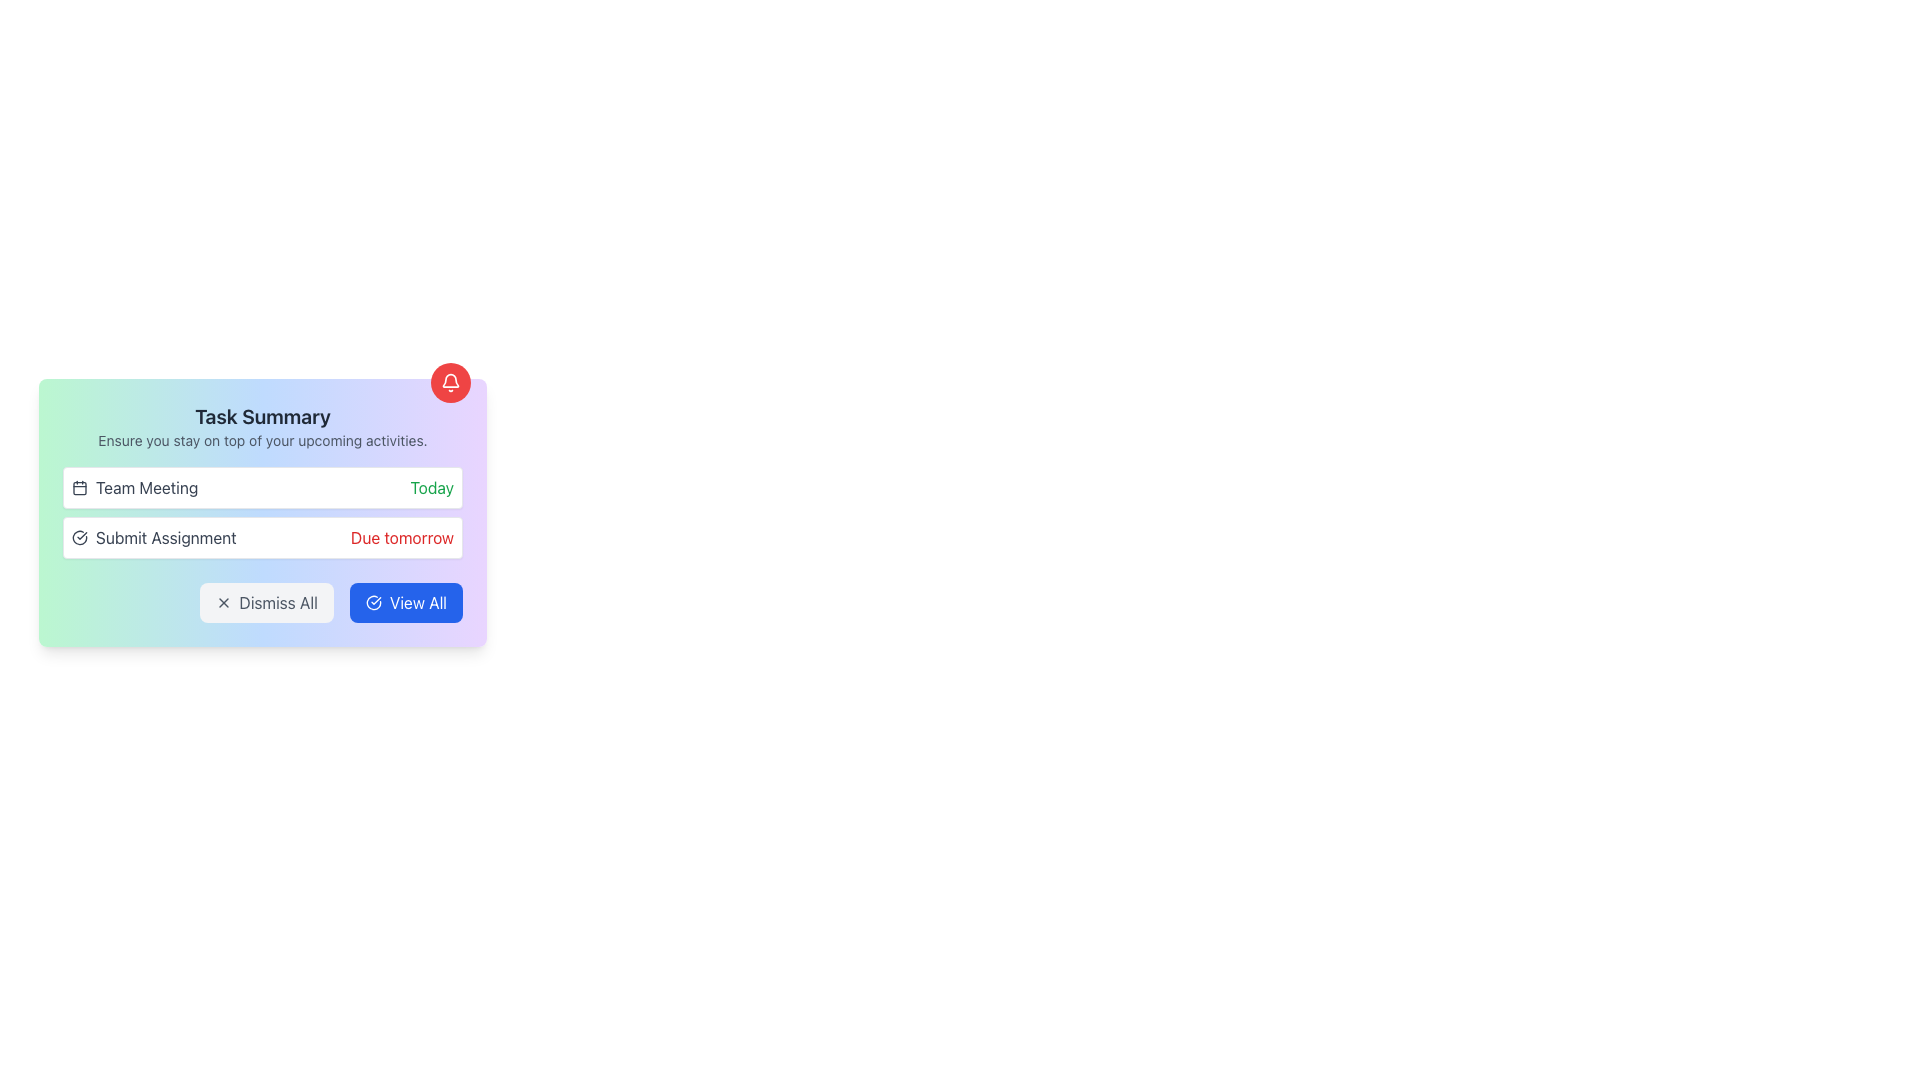  Describe the element at coordinates (262, 512) in the screenshot. I see `the Informational Panel which features a gradient background and contains the heading 'Task Summary' along with action buttons at the bottom` at that location.